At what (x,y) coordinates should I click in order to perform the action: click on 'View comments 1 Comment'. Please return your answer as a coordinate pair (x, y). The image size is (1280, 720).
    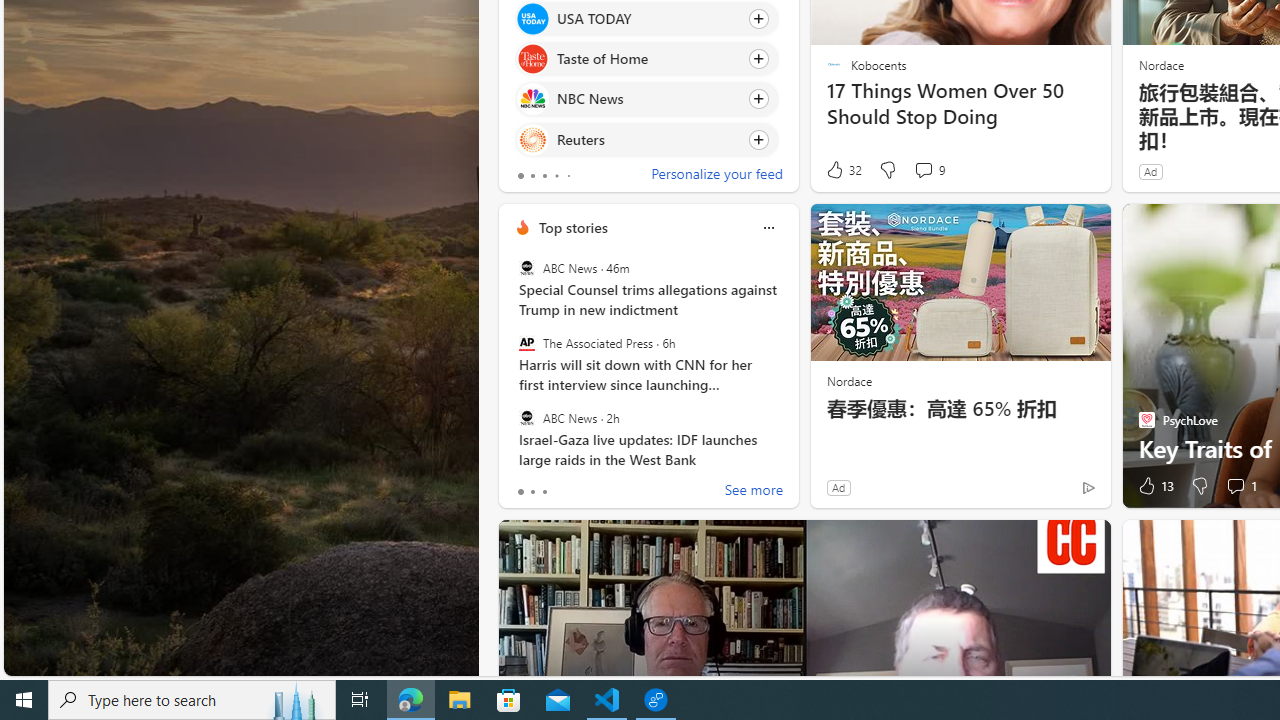
    Looking at the image, I should click on (1234, 486).